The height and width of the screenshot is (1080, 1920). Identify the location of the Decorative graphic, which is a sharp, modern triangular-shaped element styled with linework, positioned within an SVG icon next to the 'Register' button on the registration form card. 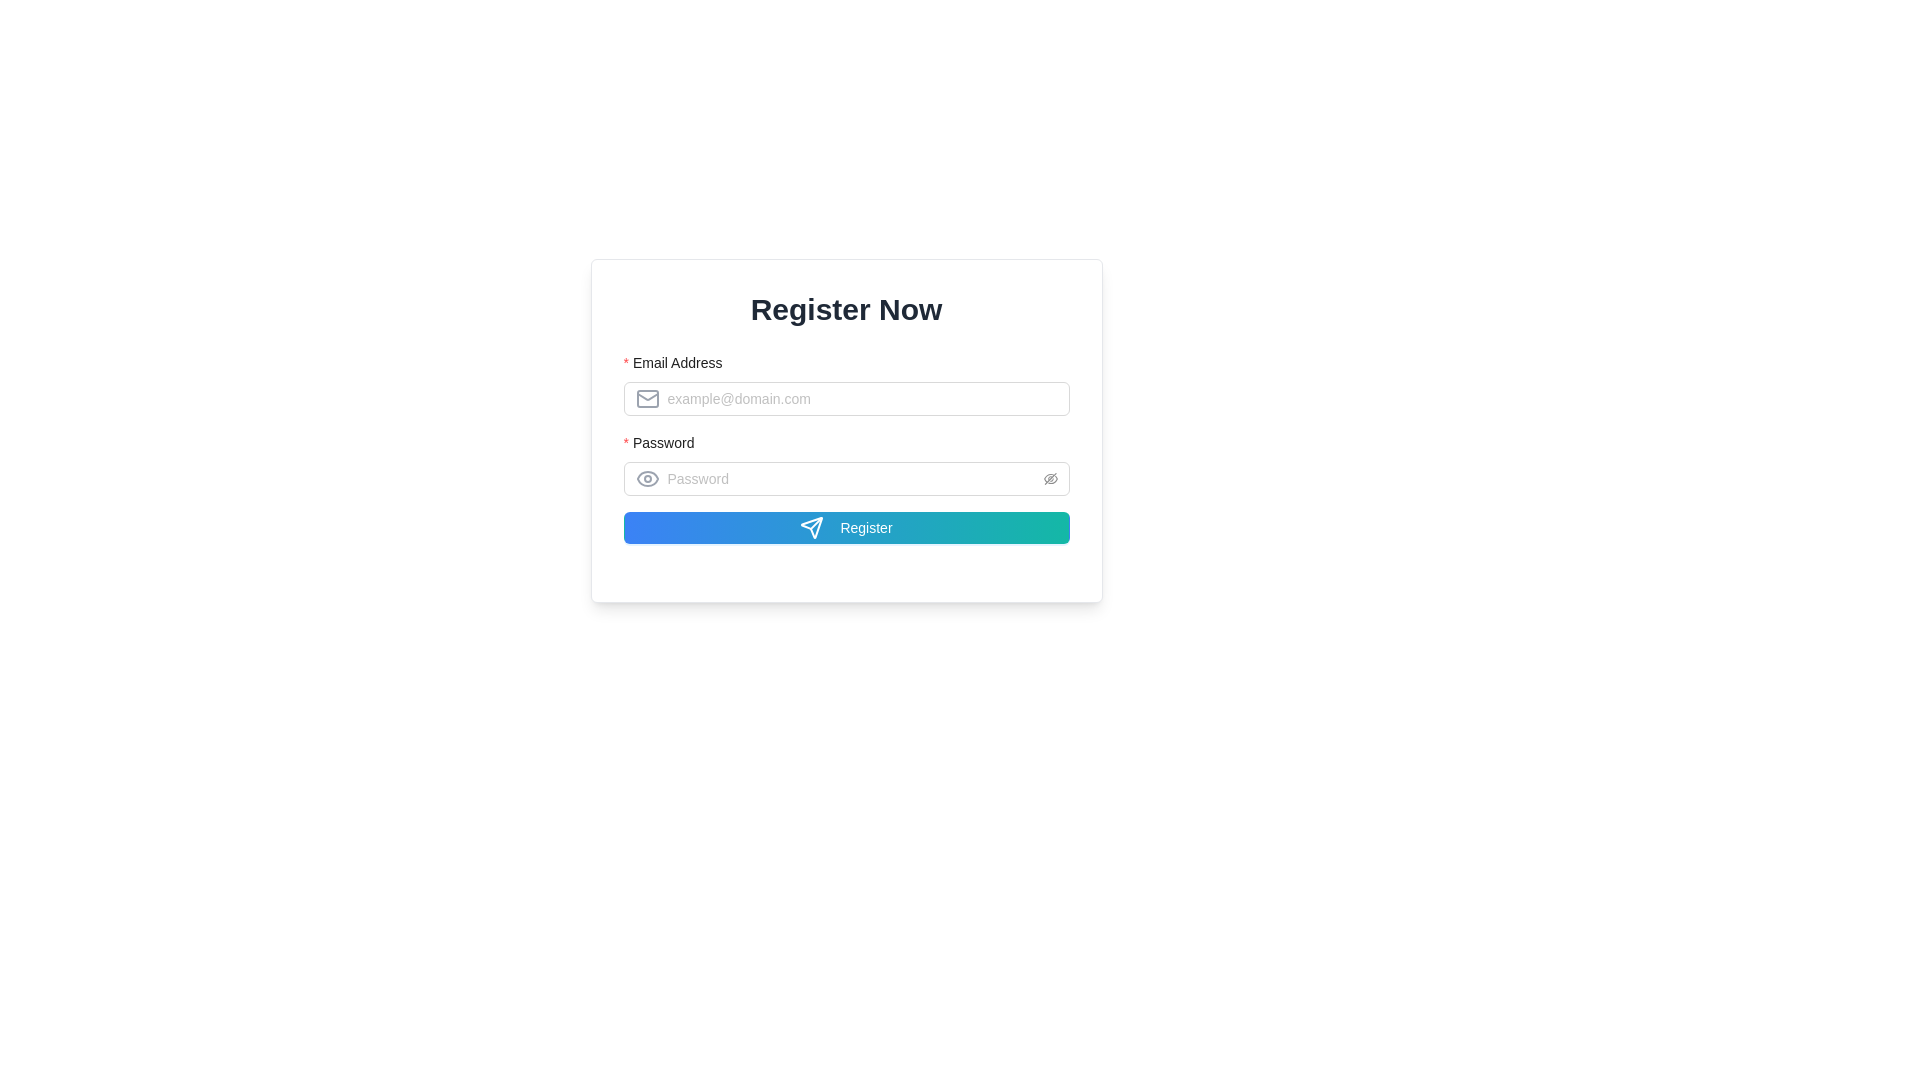
(812, 527).